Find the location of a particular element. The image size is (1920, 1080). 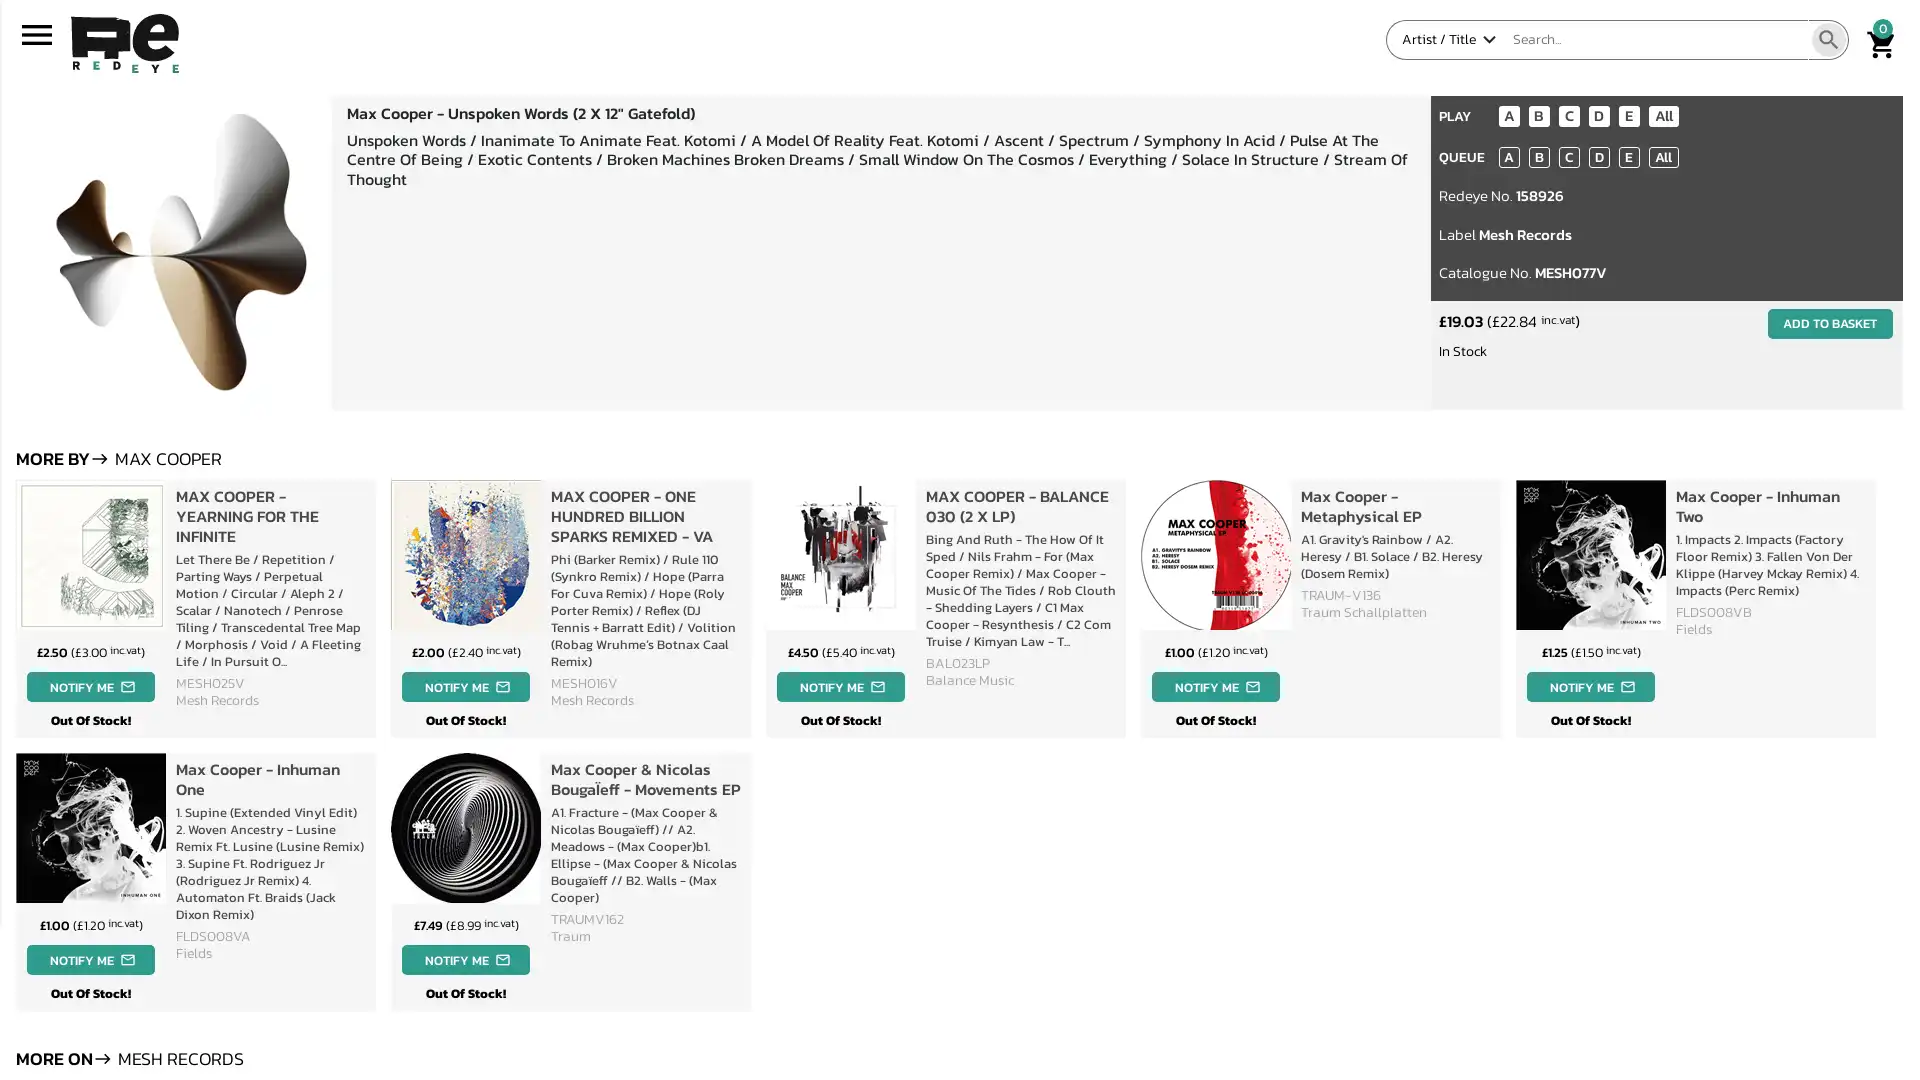

NOTIFY ME mail_outline is located at coordinates (1589, 685).